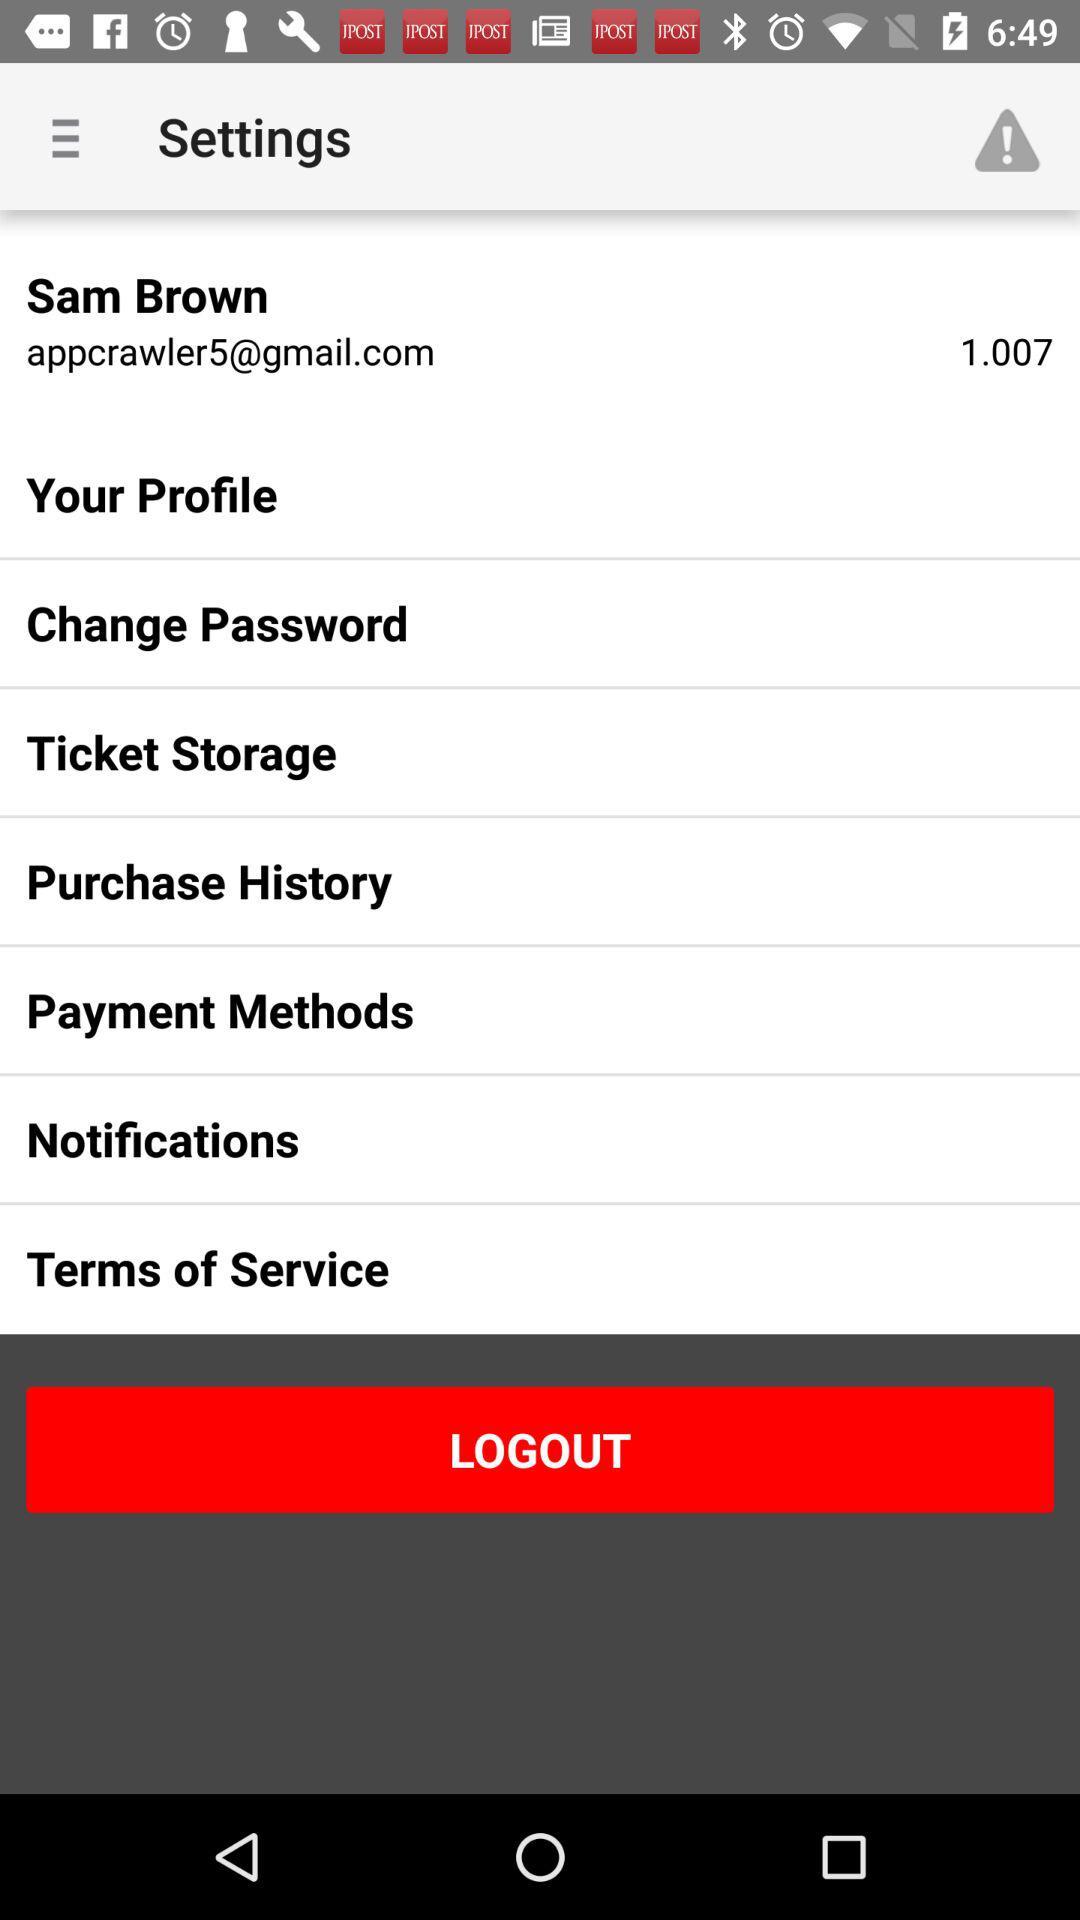 The height and width of the screenshot is (1920, 1080). What do you see at coordinates (72, 135) in the screenshot?
I see `the item above the sam brown icon` at bounding box center [72, 135].